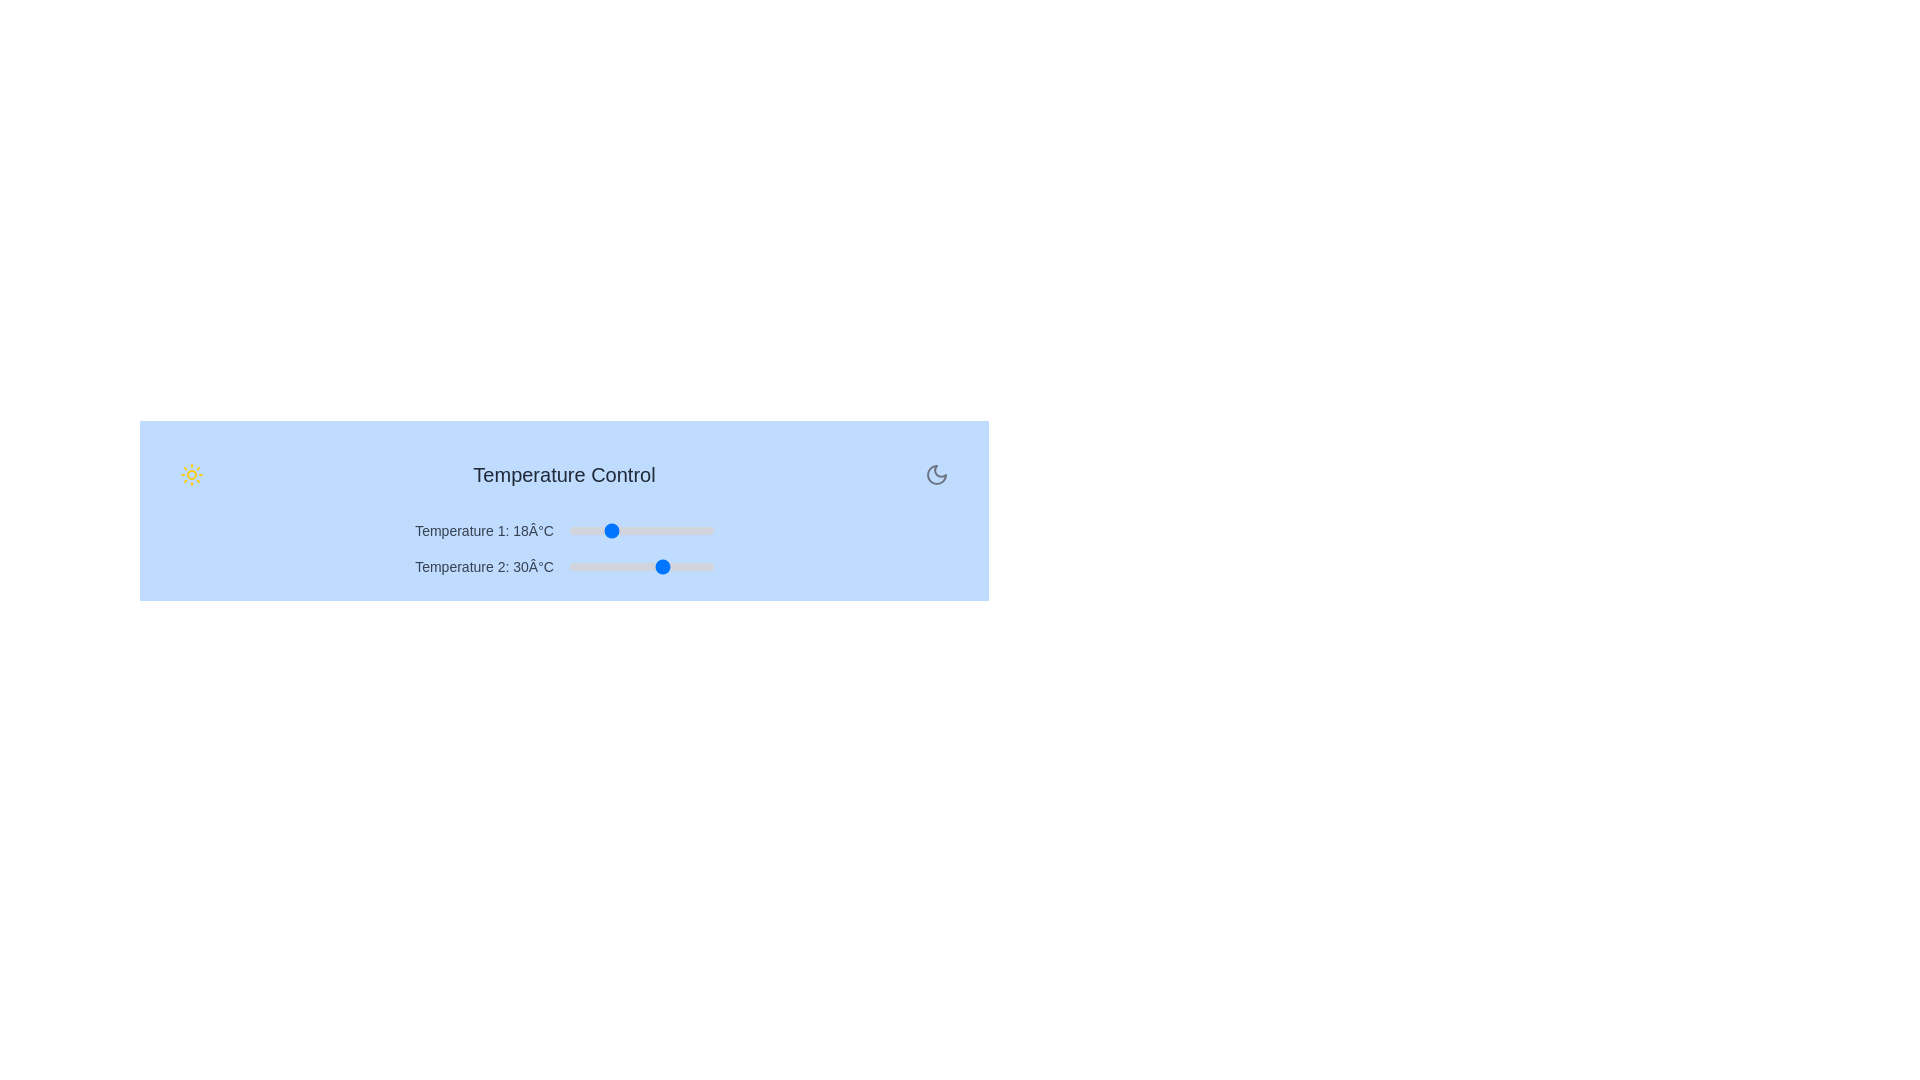 Image resolution: width=1920 pixels, height=1080 pixels. Describe the element at coordinates (597, 530) in the screenshot. I see `Temperature 1` at that location.